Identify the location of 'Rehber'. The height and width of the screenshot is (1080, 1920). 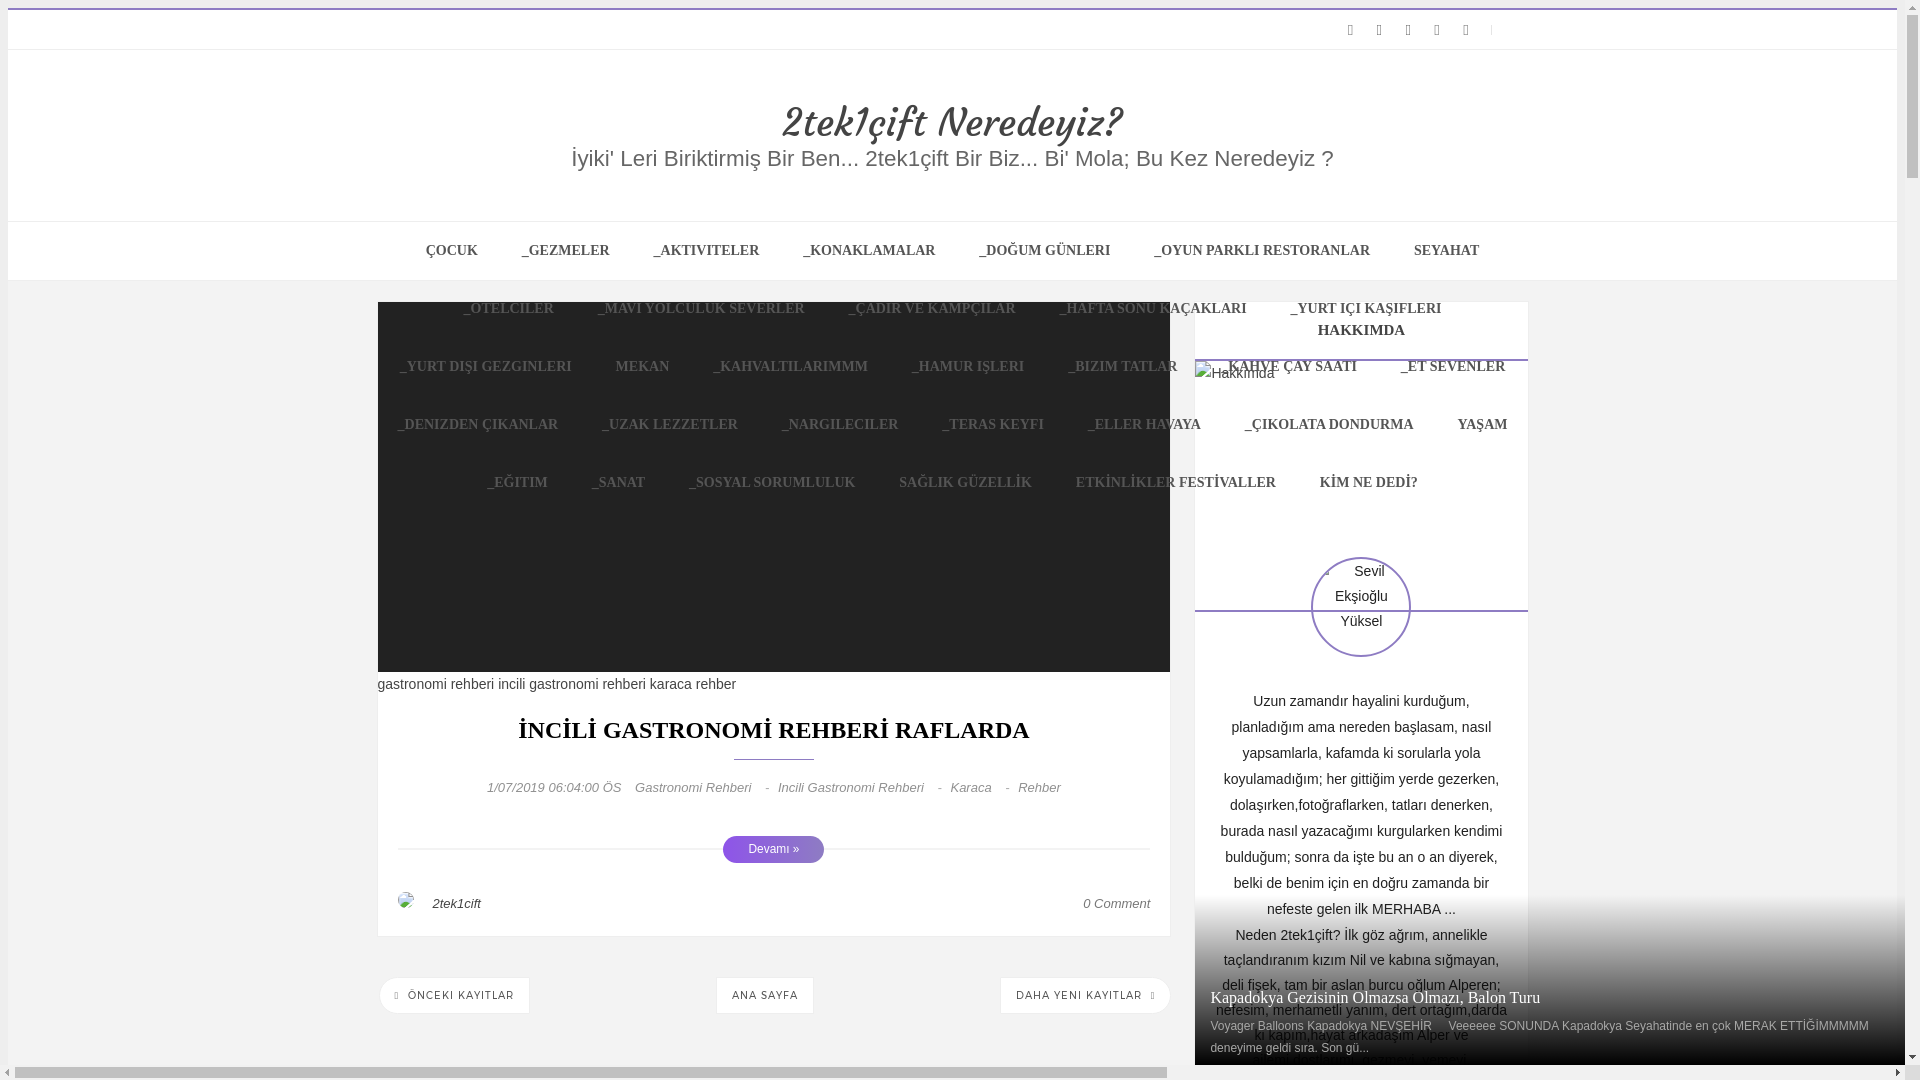
(1039, 786).